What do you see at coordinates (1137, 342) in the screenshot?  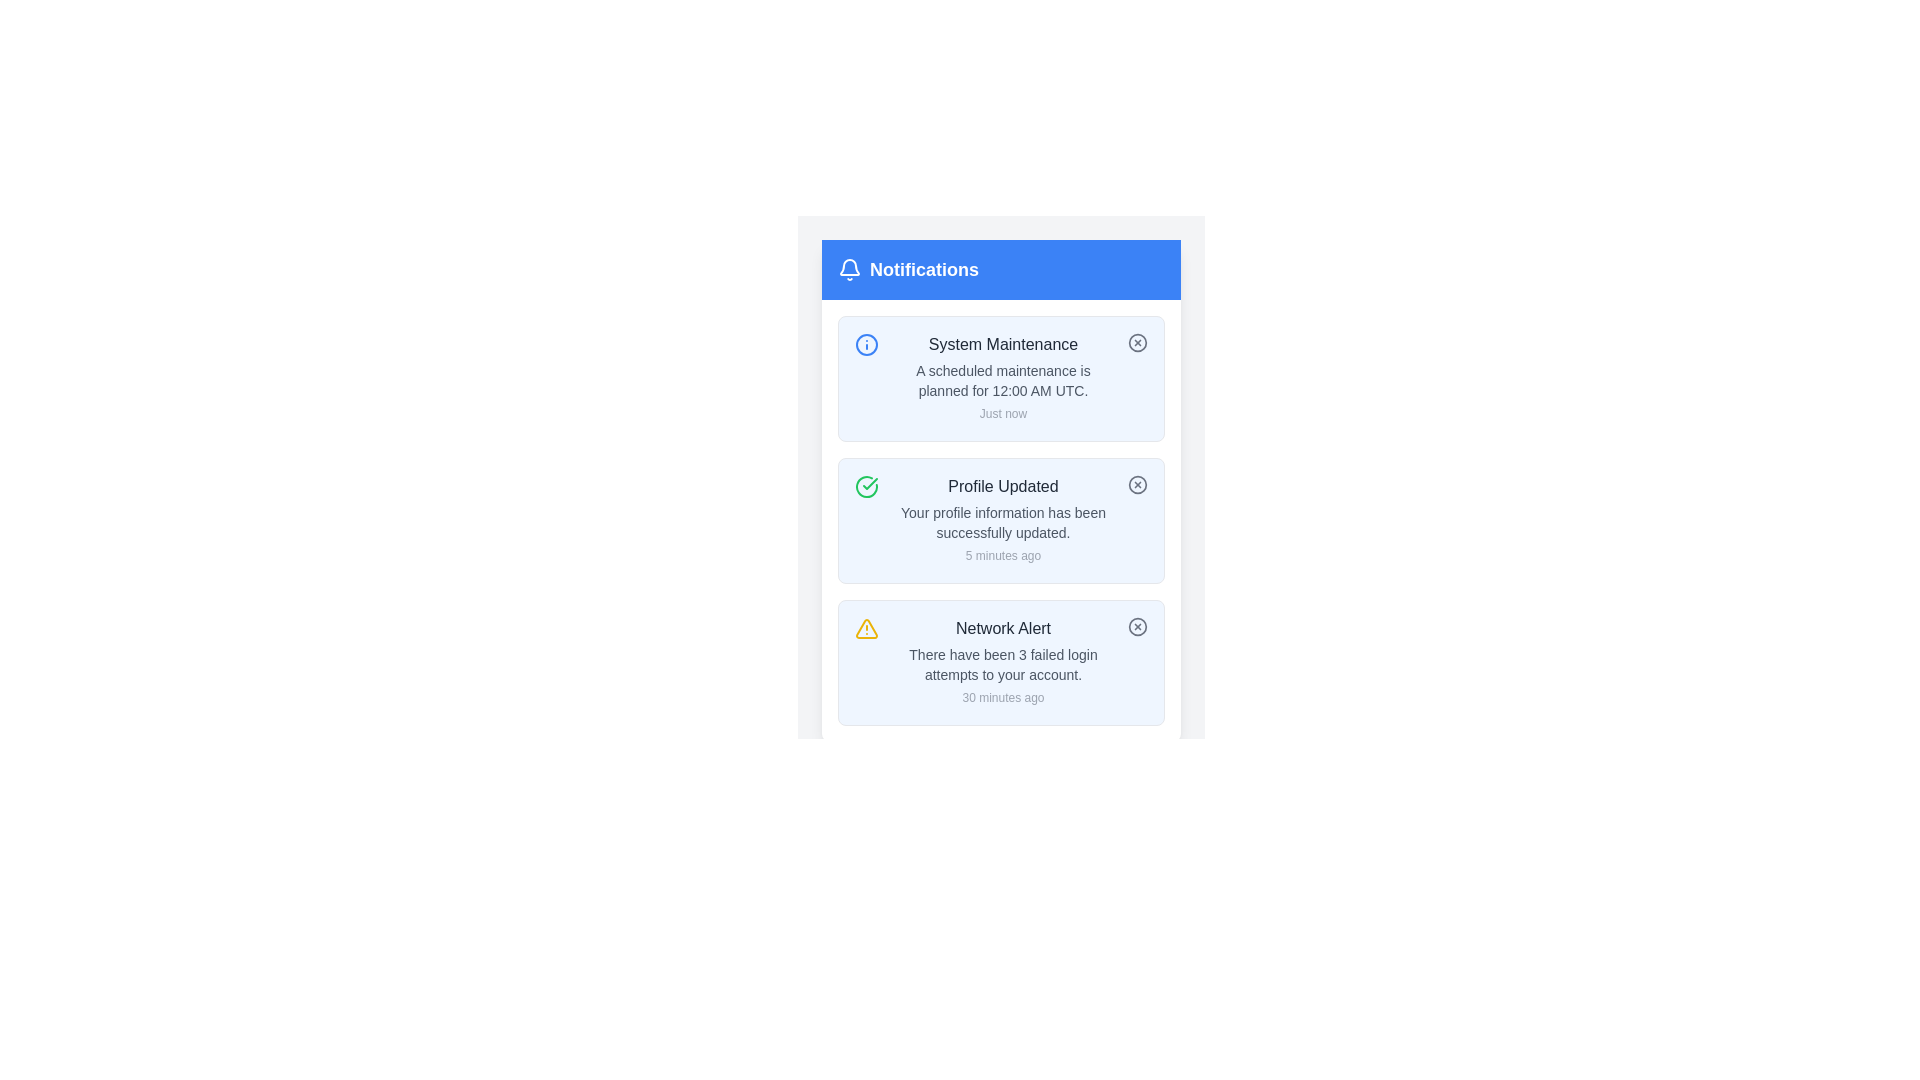 I see `or inspect the icon associated with the decorative circle in the 'System Maintenance' notification card, located at the top-right of the card` at bounding box center [1137, 342].